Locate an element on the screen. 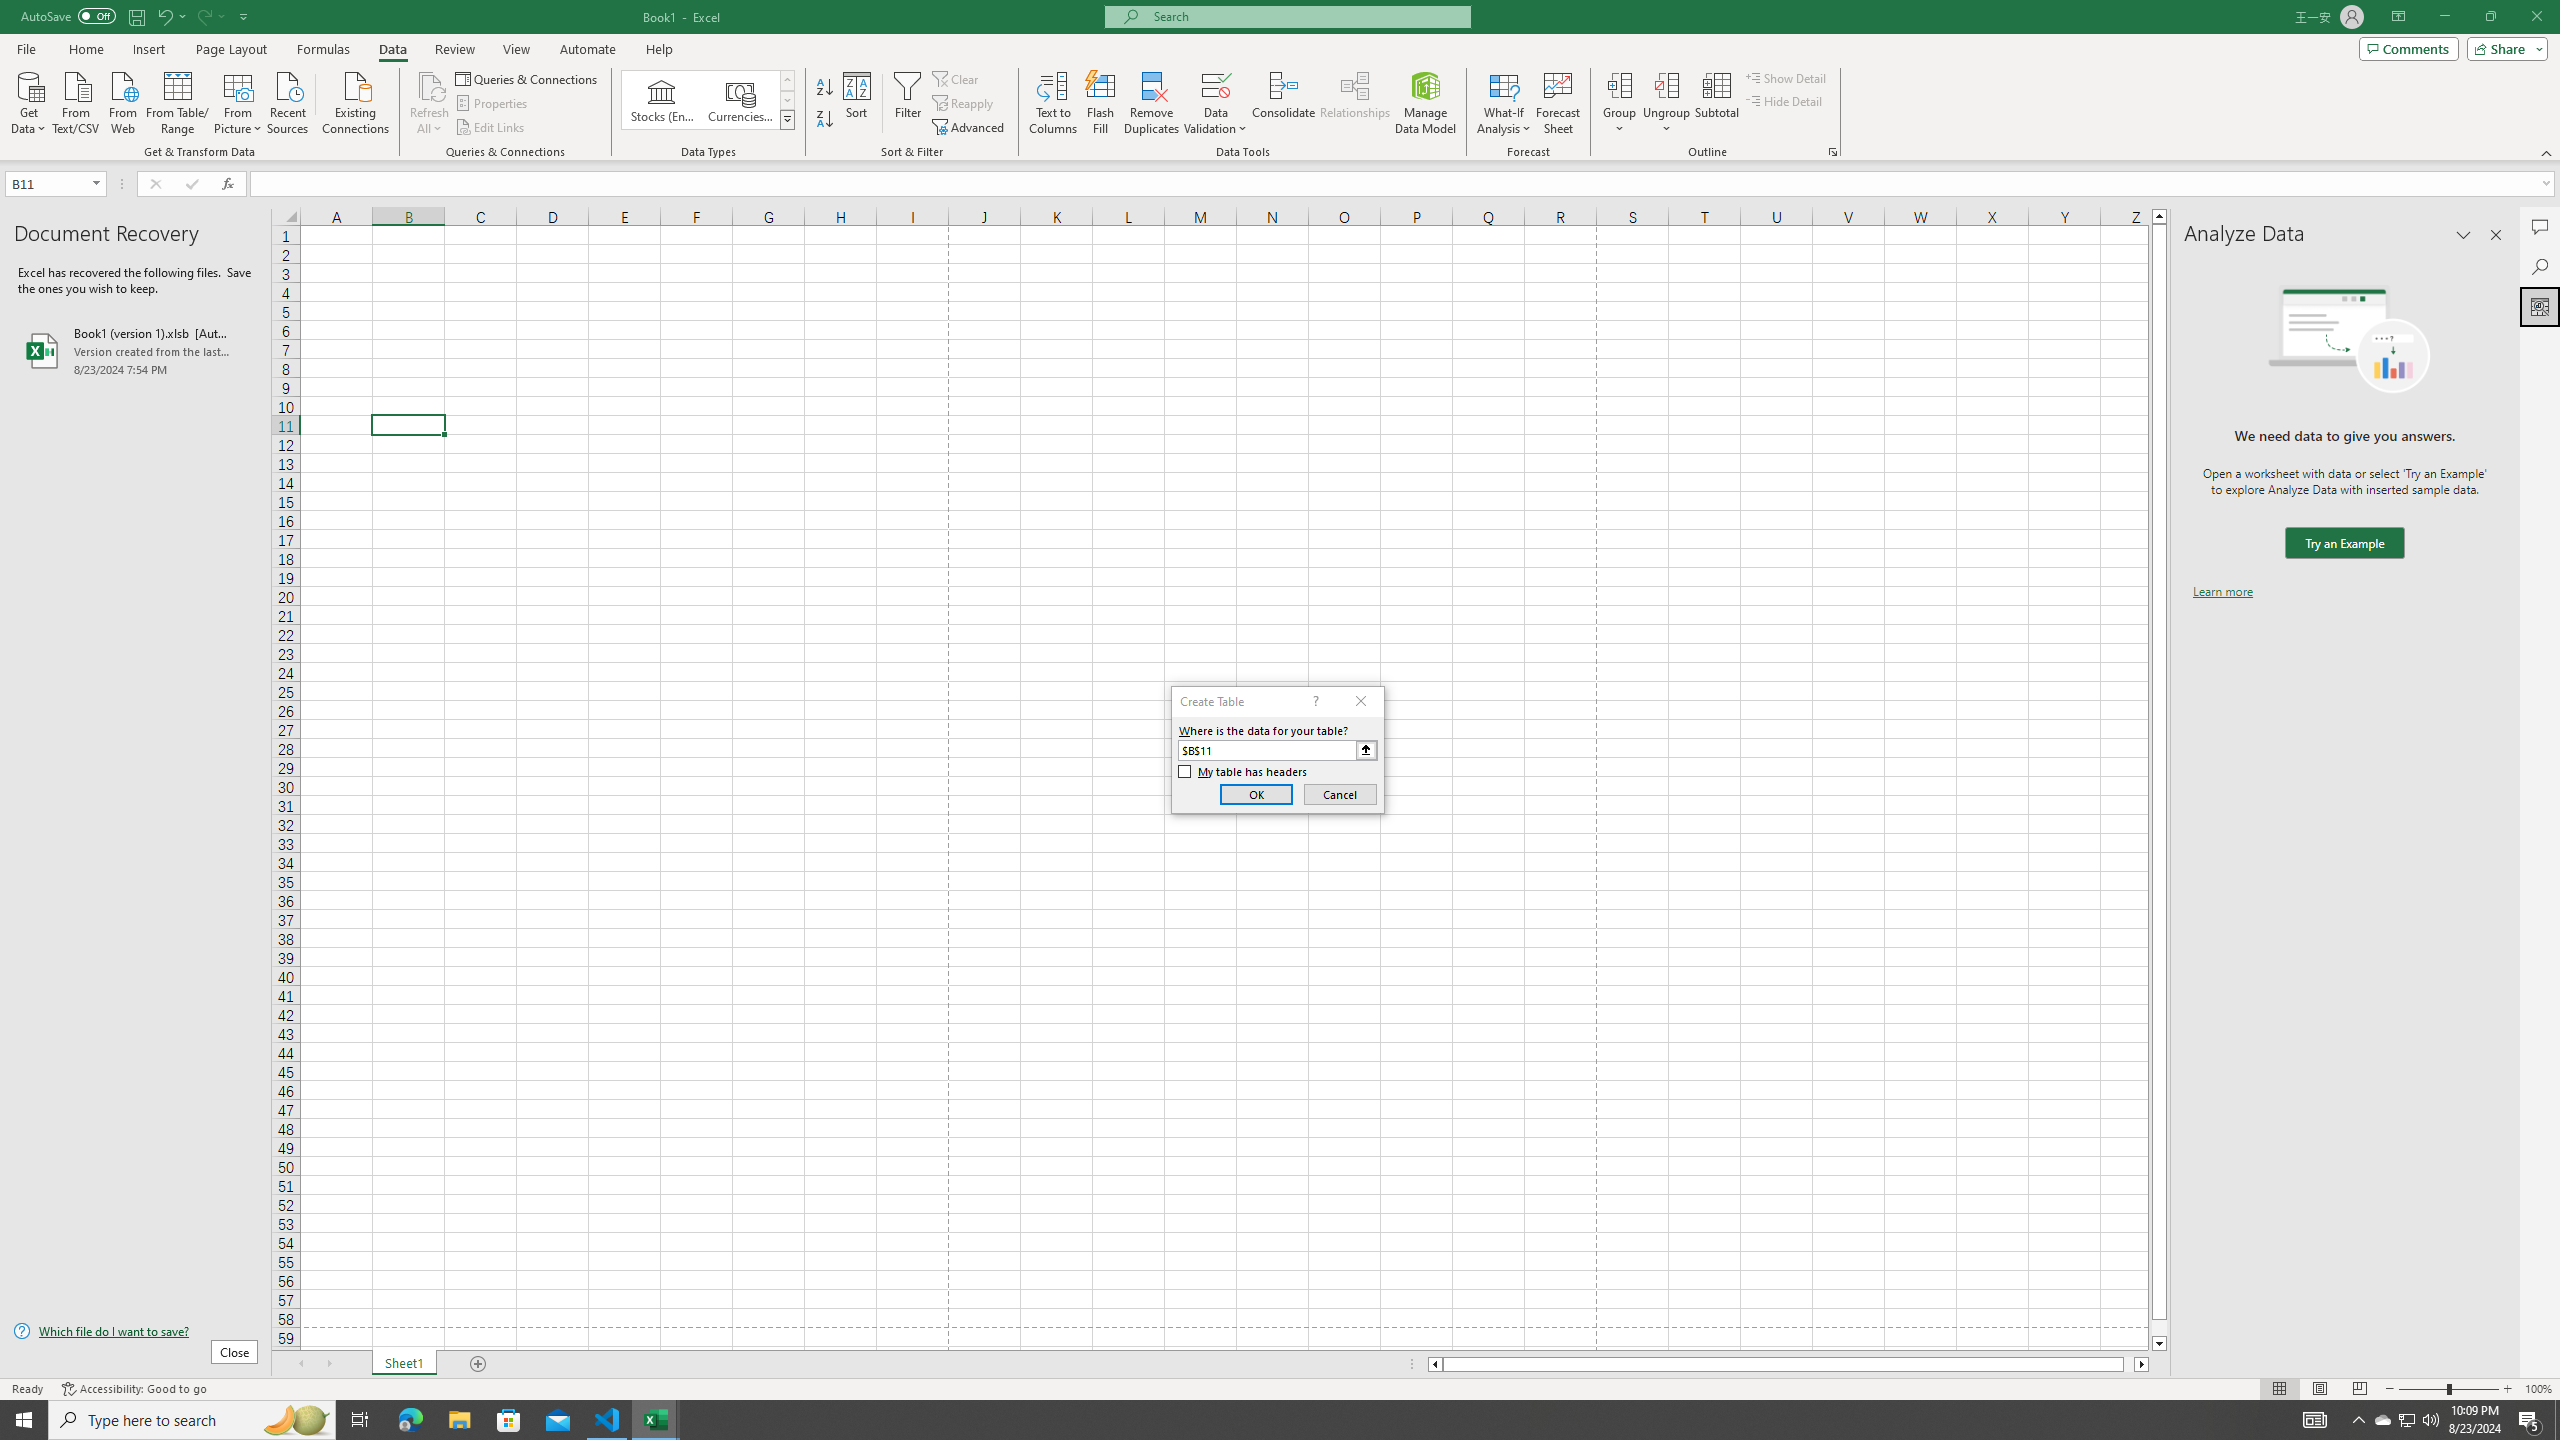 Image resolution: width=2560 pixels, height=1440 pixels. 'Consolidate...' is located at coordinates (1283, 103).